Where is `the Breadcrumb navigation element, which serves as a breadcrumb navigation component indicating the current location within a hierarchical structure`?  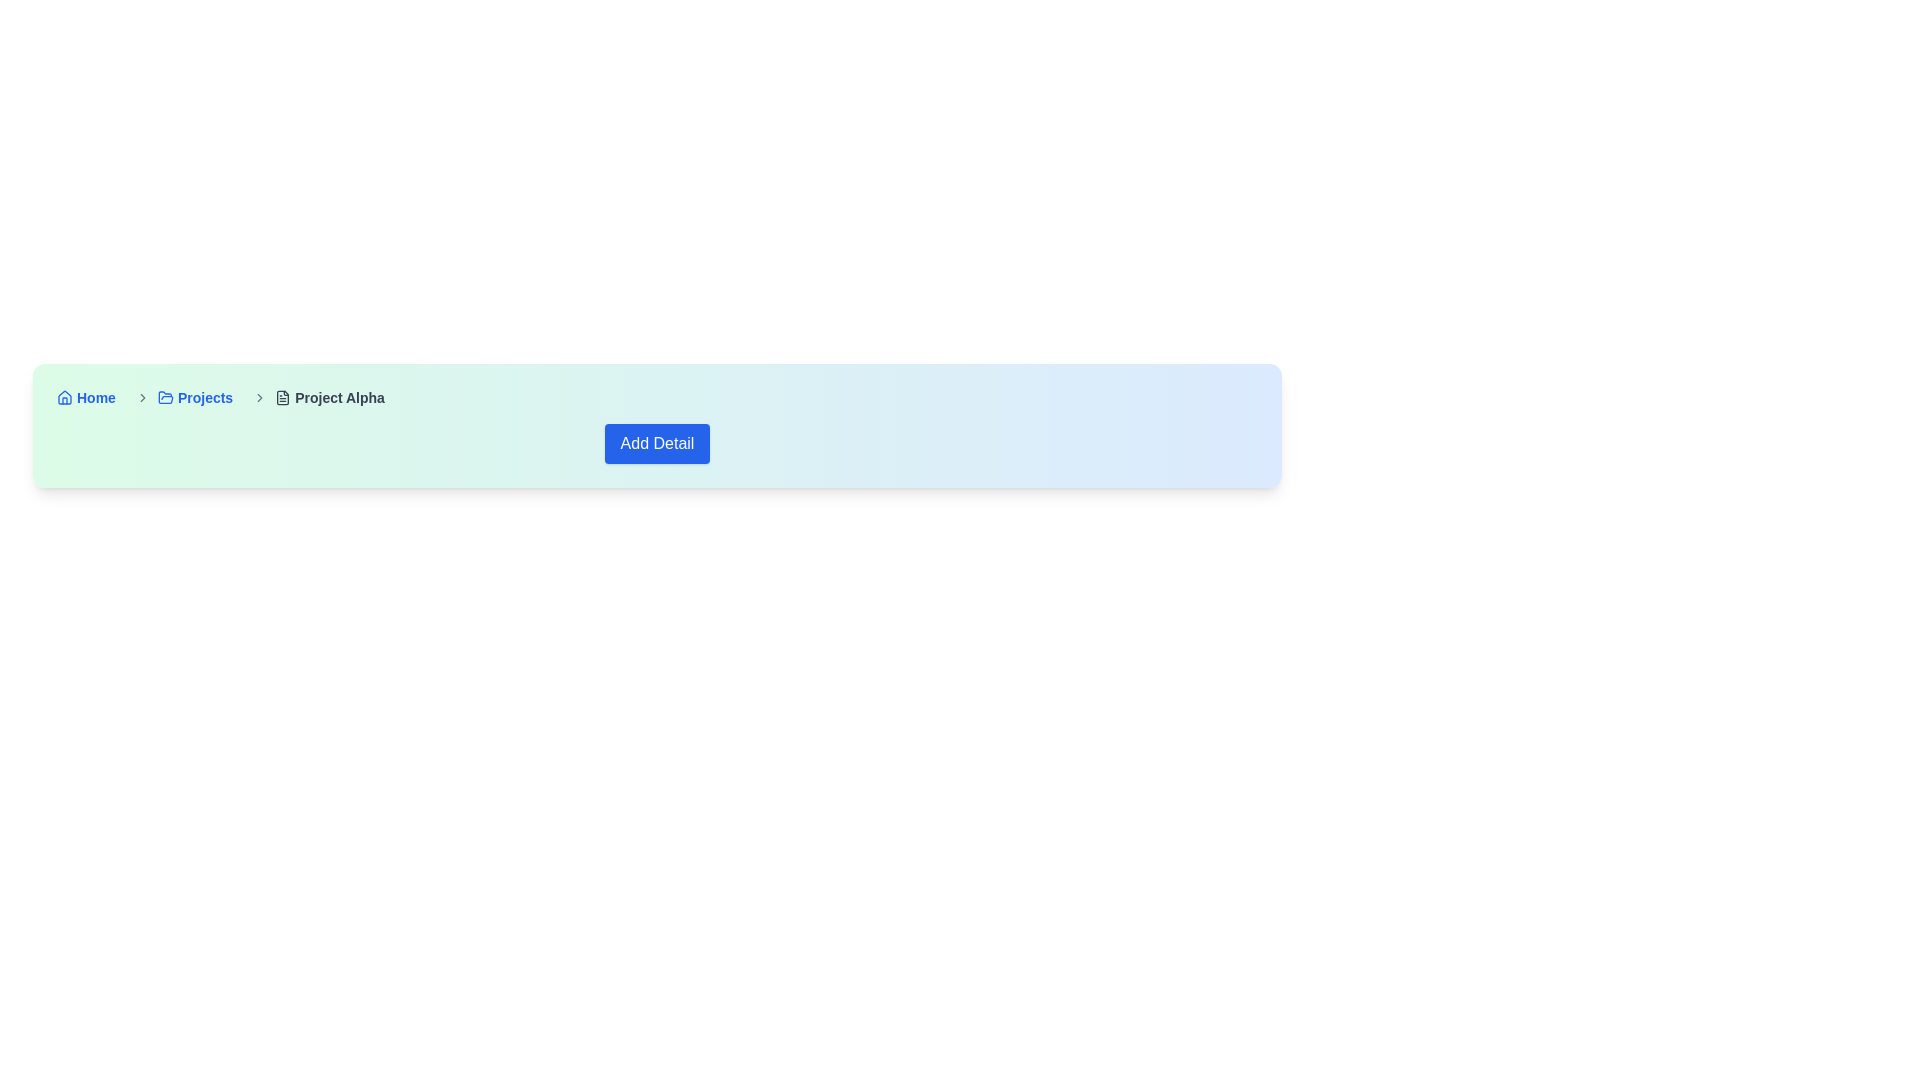 the Breadcrumb navigation element, which serves as a breadcrumb navigation component indicating the current location within a hierarchical structure is located at coordinates (657, 397).